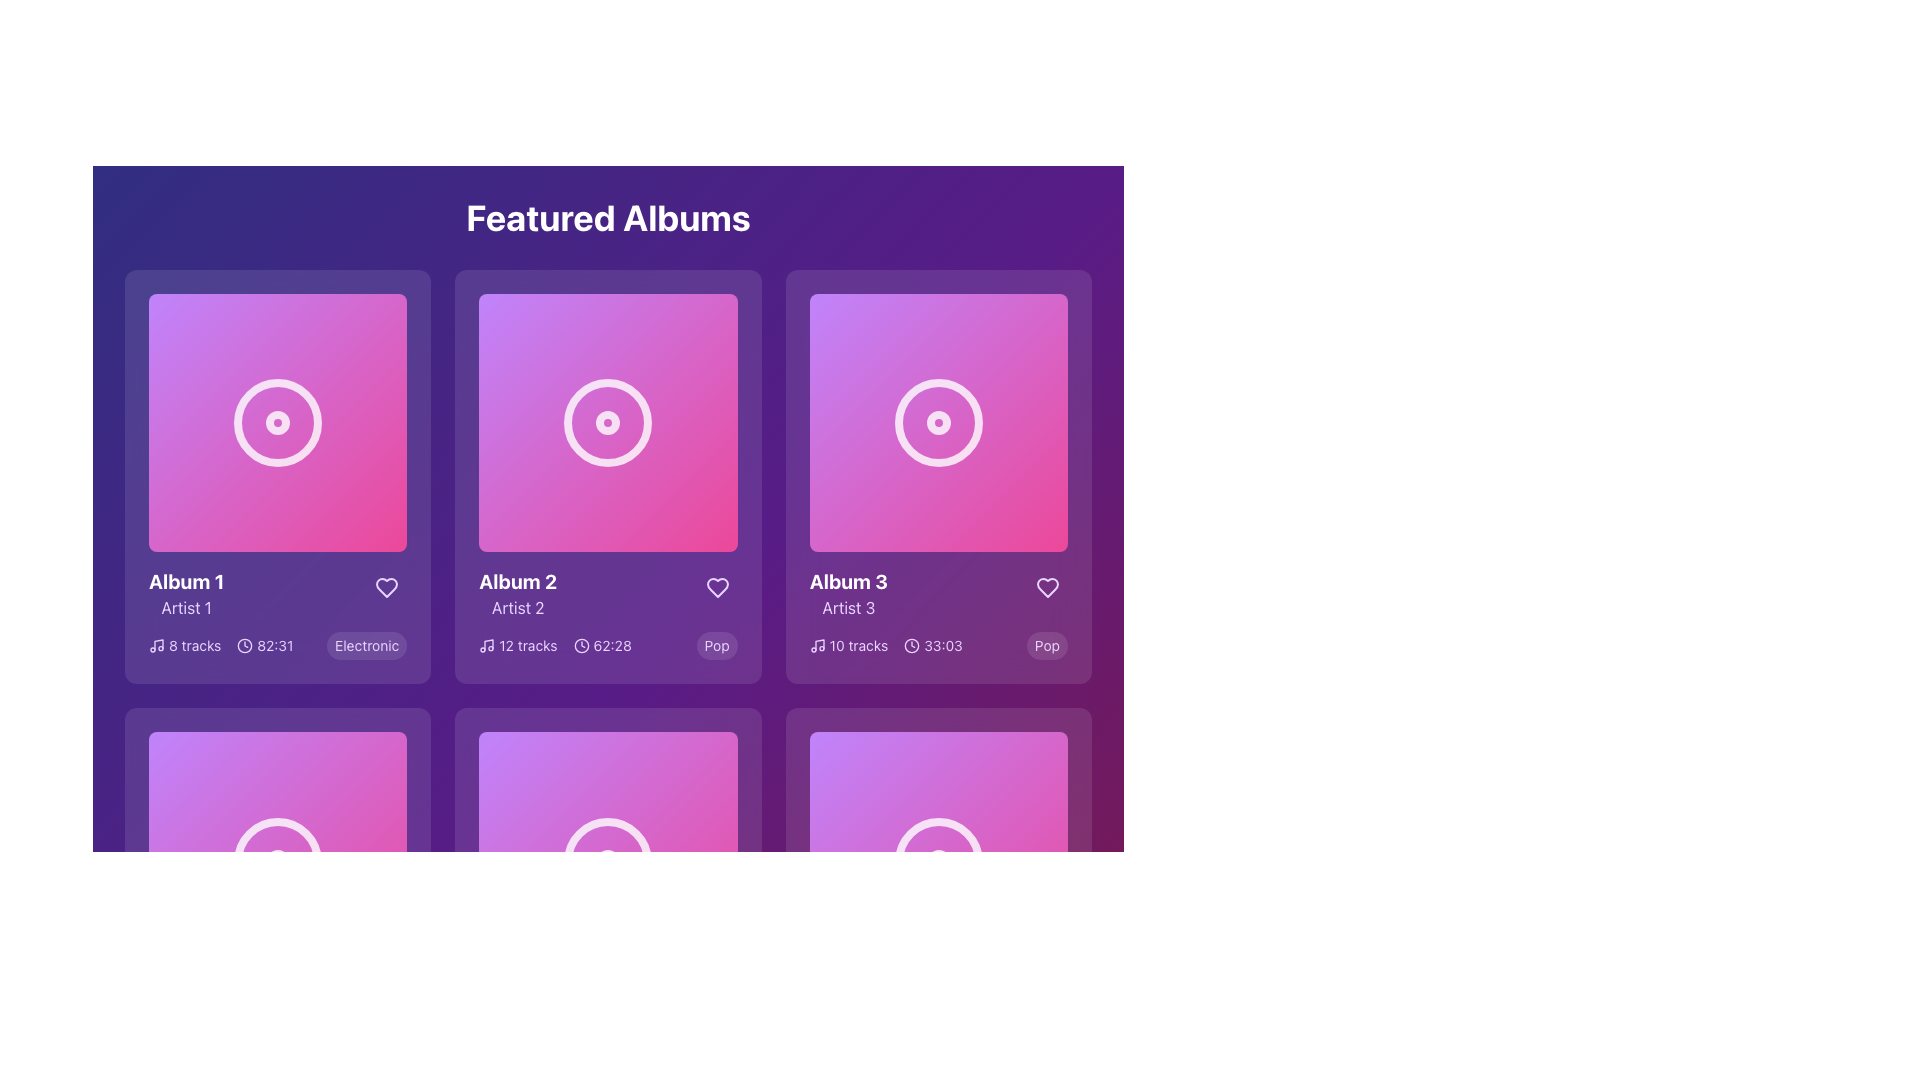  Describe the element at coordinates (848, 607) in the screenshot. I see `the informational Text label indicating the artist associated with 'Album 3', located on the rightmost side of the top row of the grid layout` at that location.